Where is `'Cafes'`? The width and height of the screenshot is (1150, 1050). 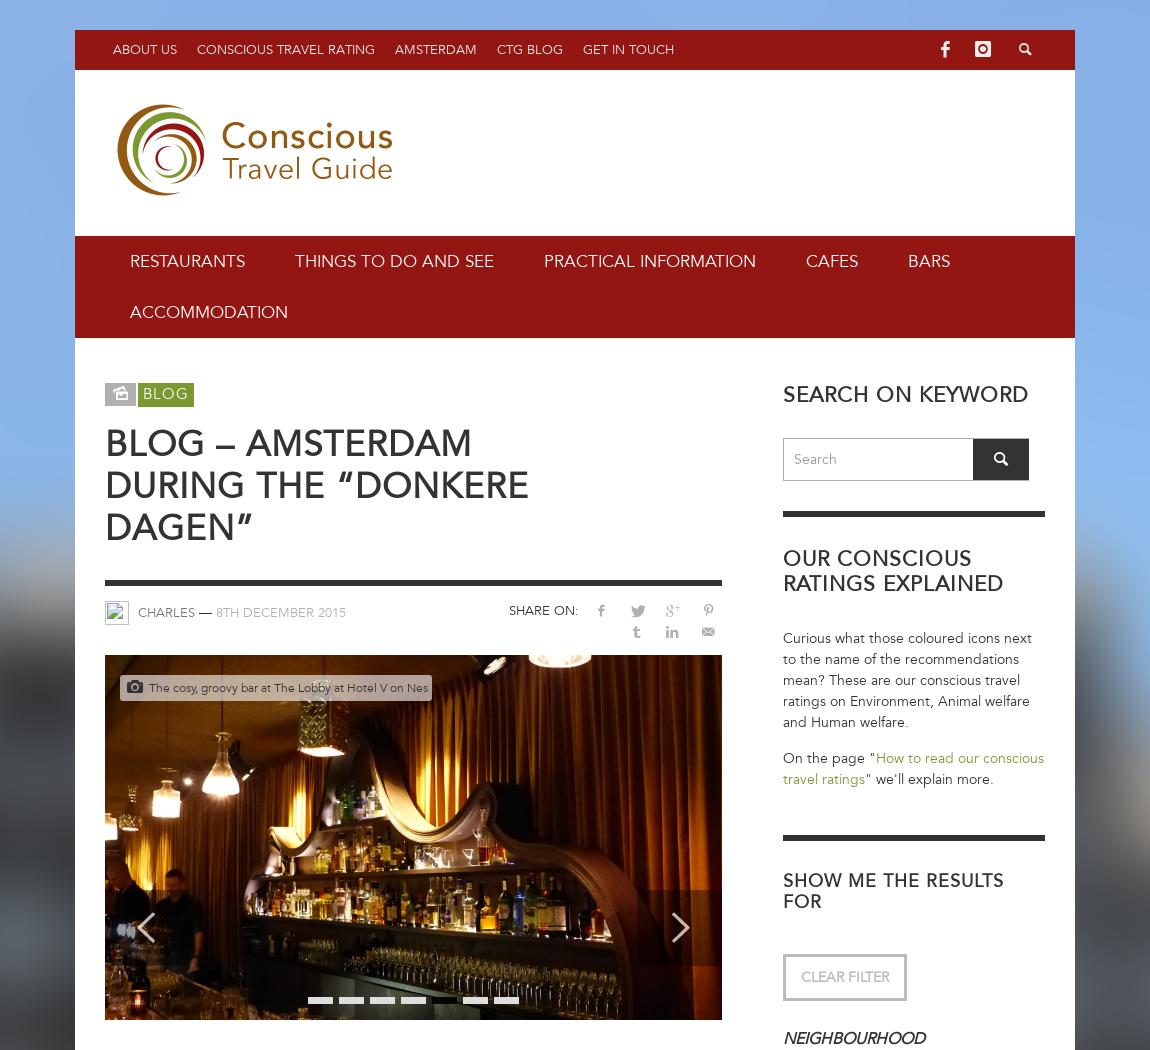
'Cafes' is located at coordinates (831, 261).